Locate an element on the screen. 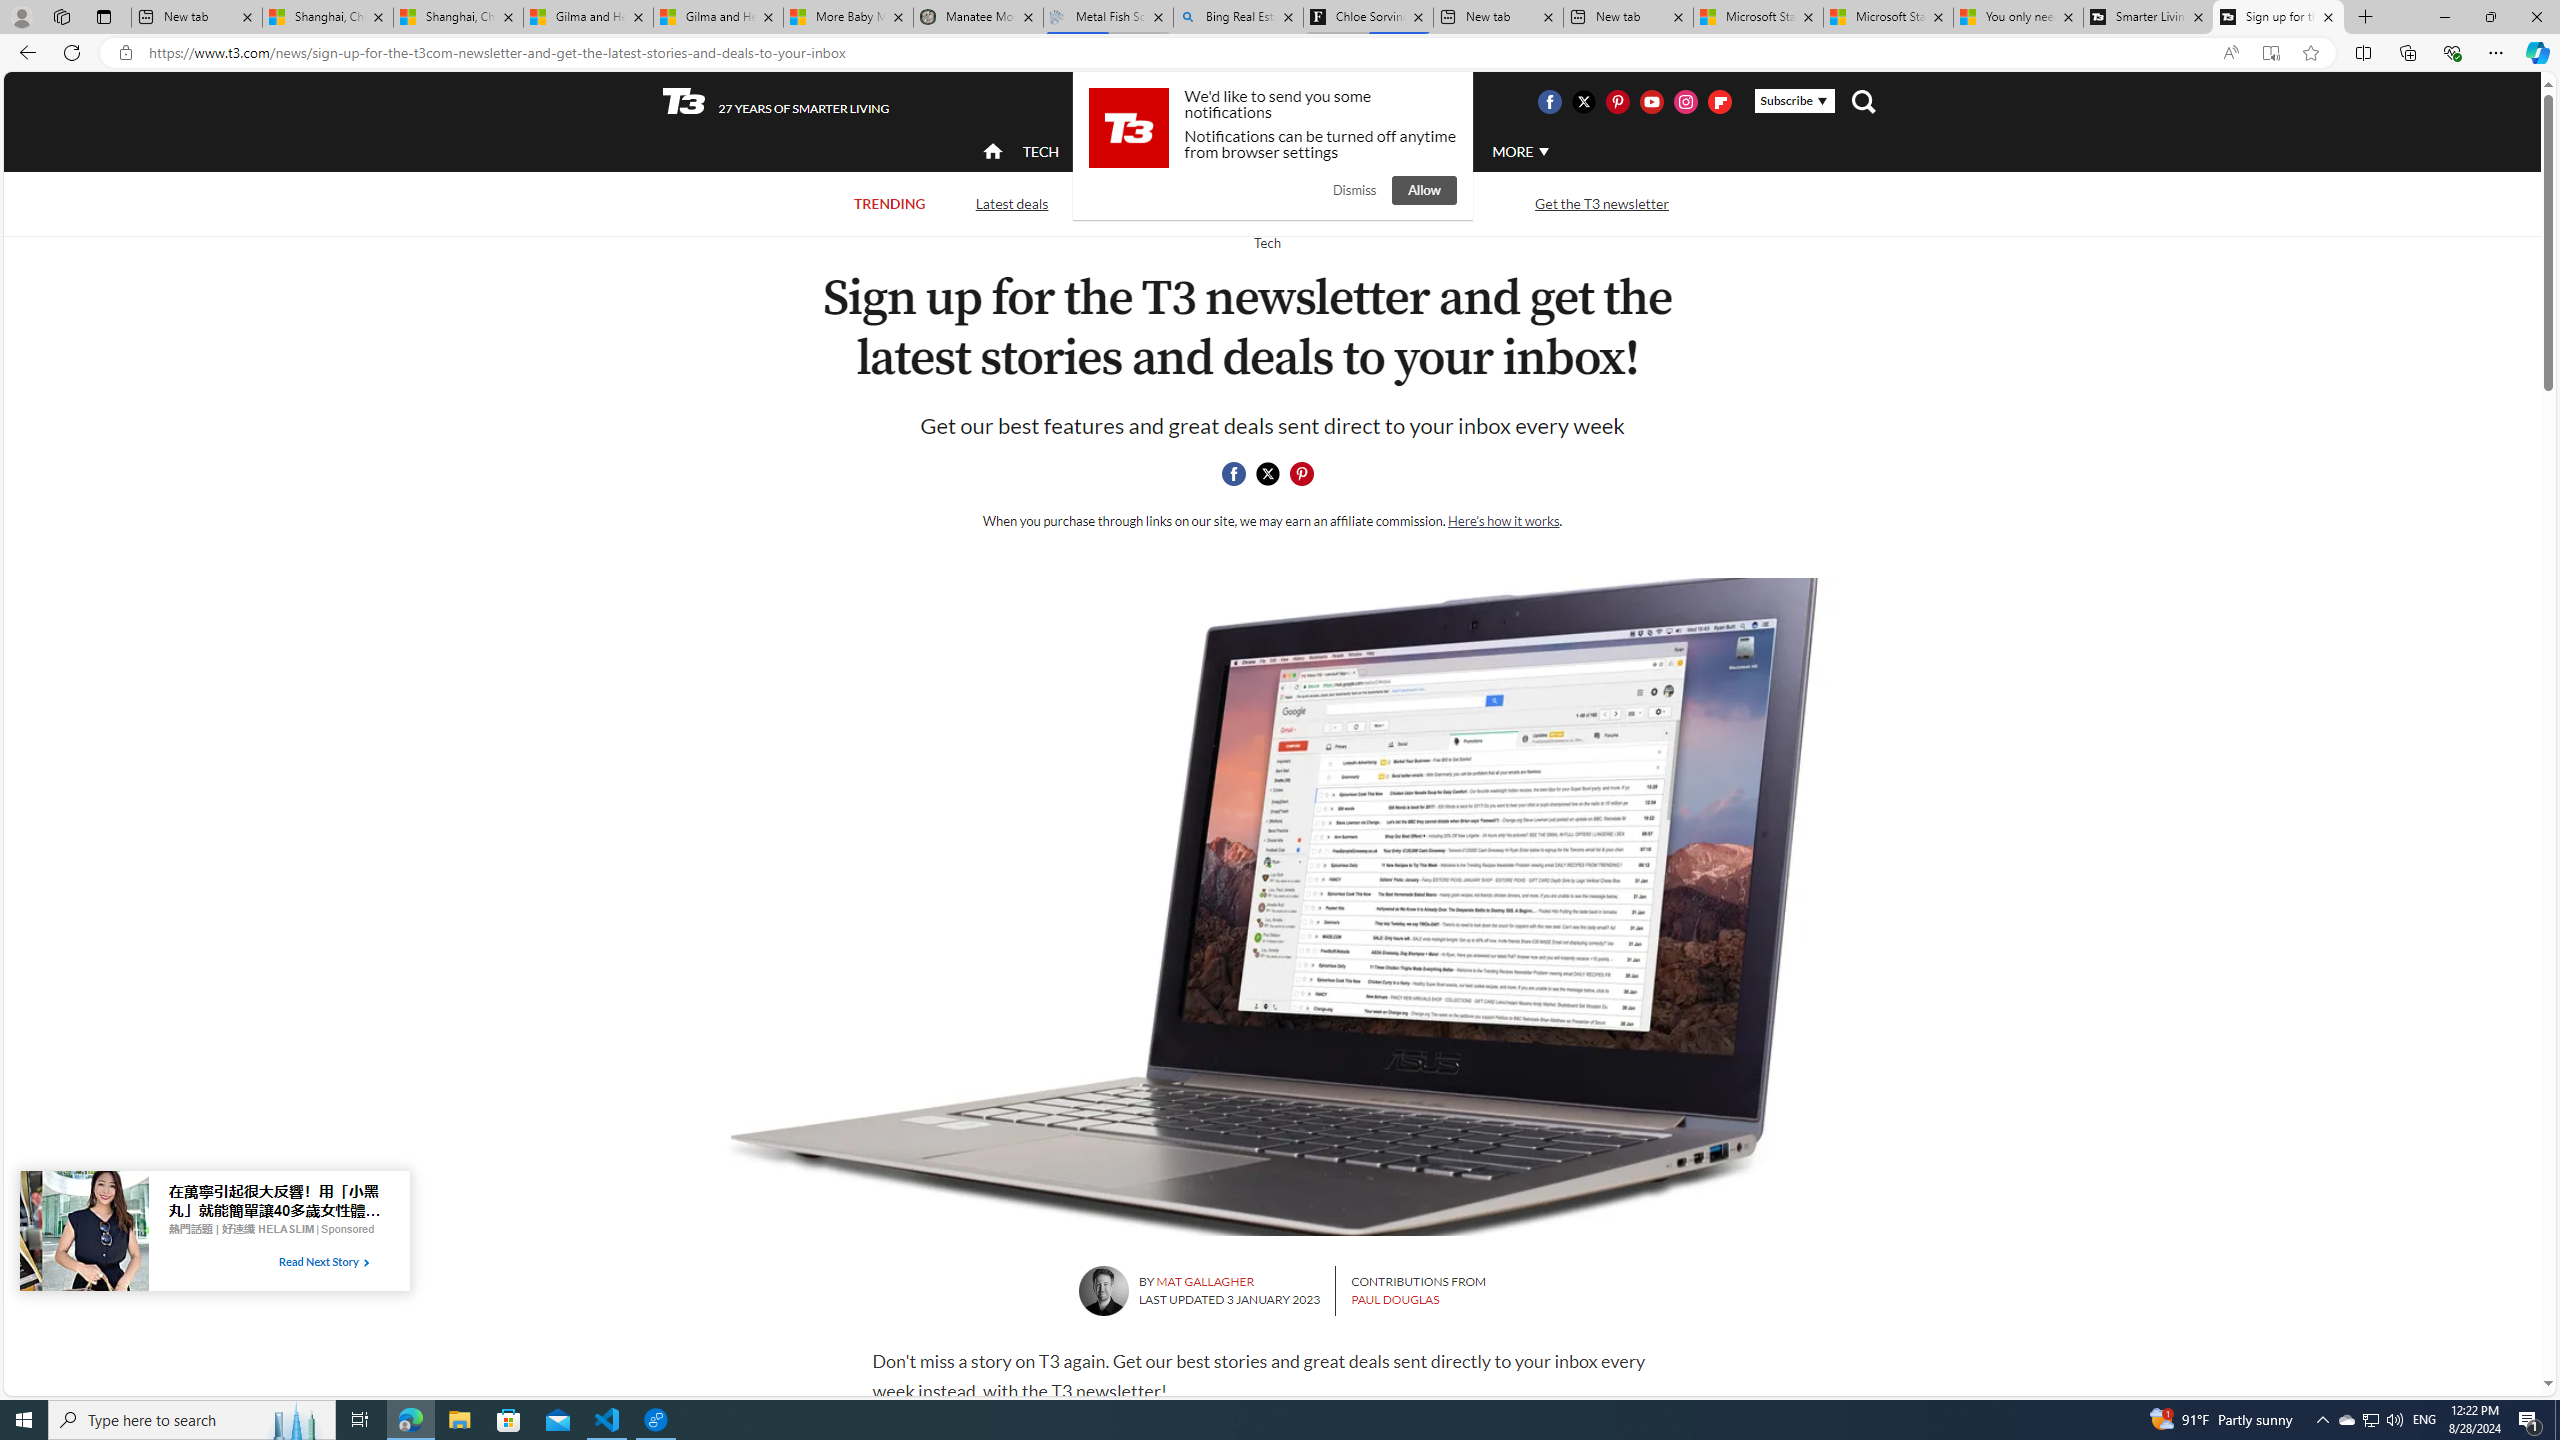  'PAUL DOUGLAS' is located at coordinates (1394, 1298).